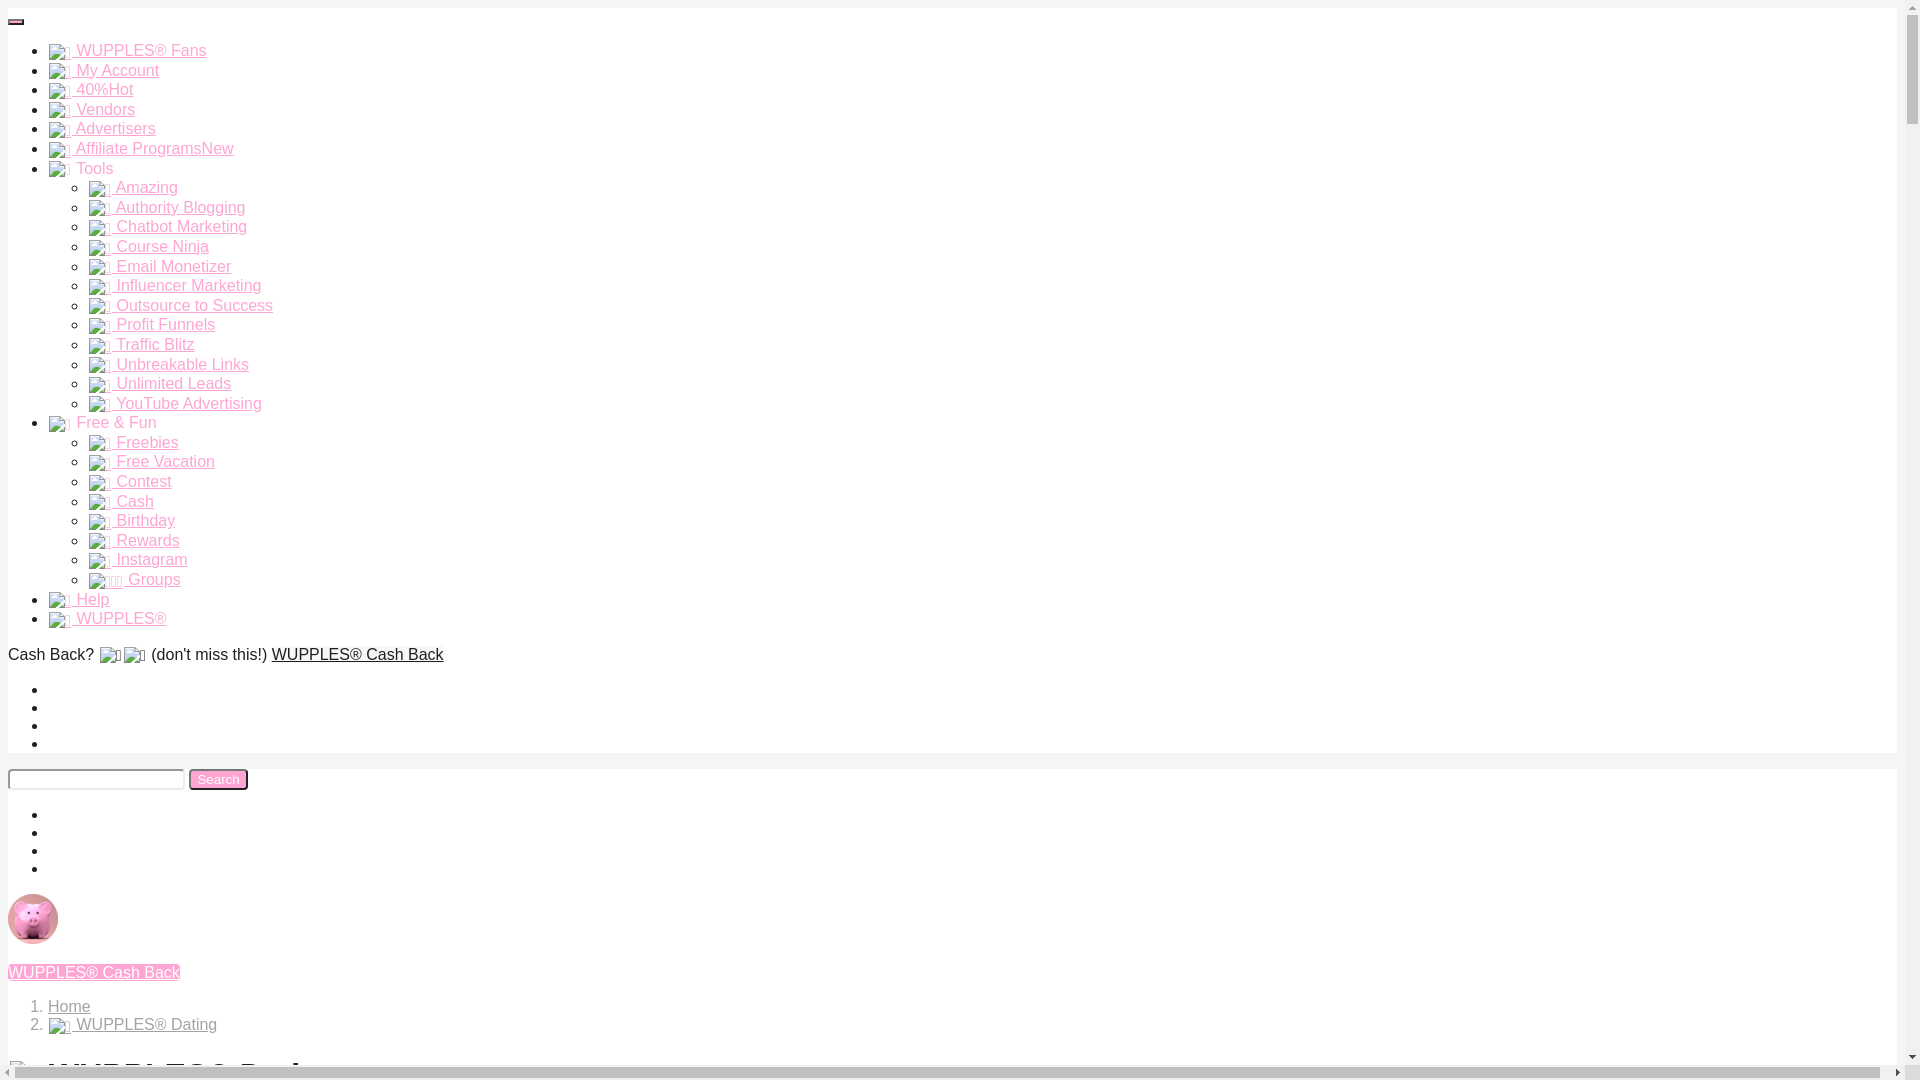  Describe the element at coordinates (158, 383) in the screenshot. I see `'Unlimited Leads'` at that location.